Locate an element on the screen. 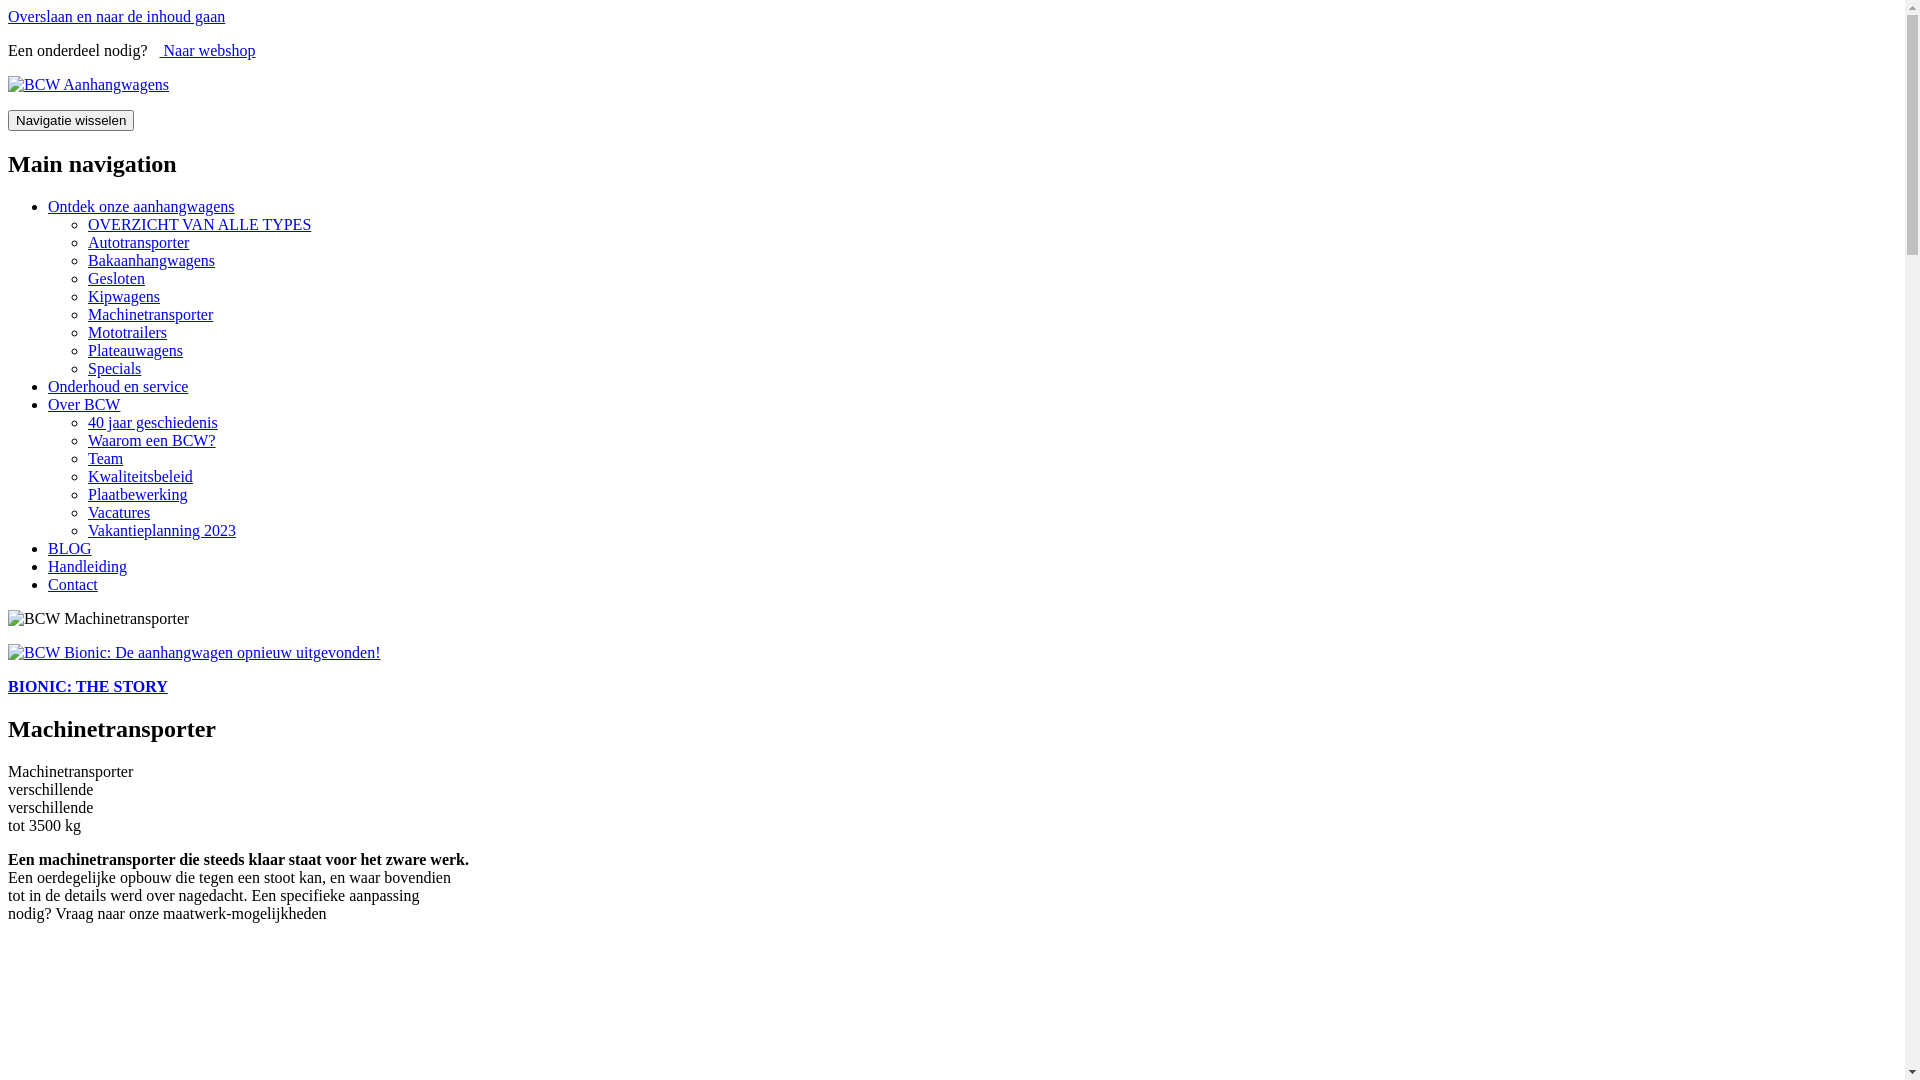 Image resolution: width=1920 pixels, height=1080 pixels. 'Handleiding' is located at coordinates (86, 566).